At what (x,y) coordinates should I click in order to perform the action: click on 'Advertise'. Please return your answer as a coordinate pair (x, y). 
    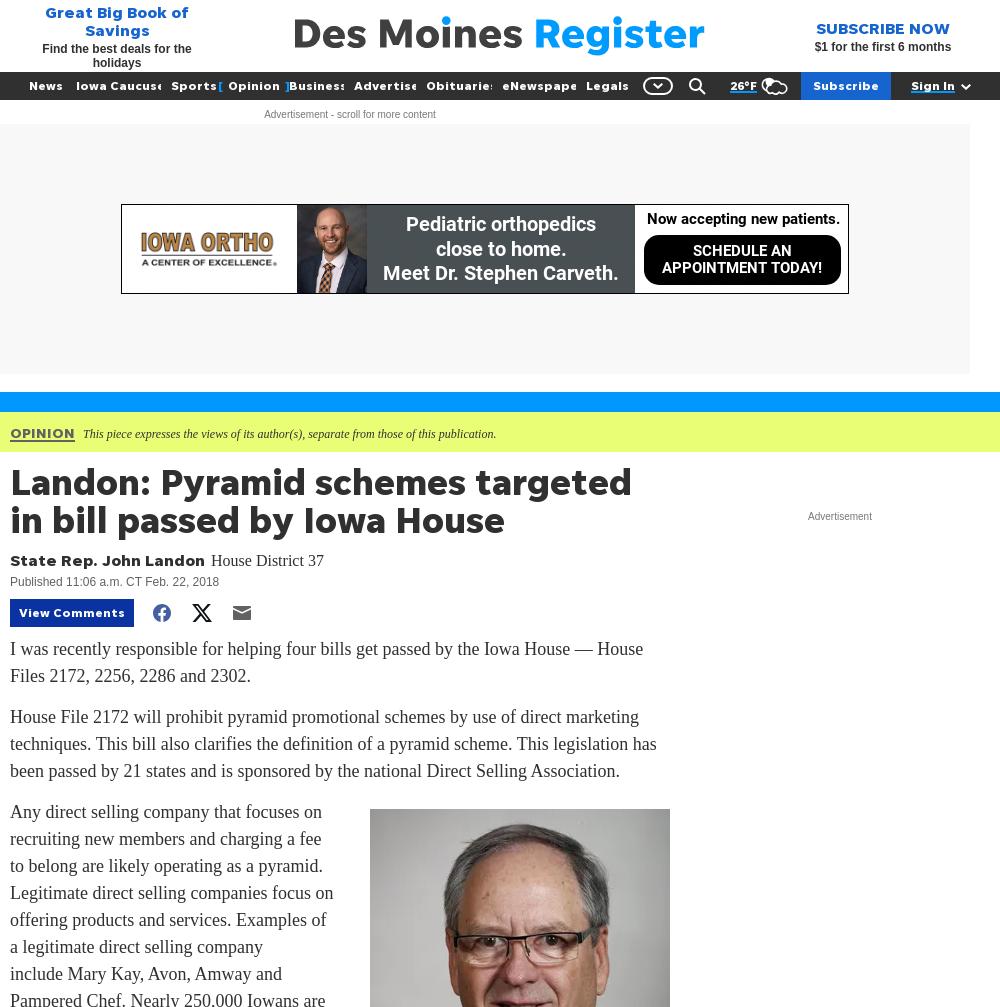
    Looking at the image, I should click on (353, 85).